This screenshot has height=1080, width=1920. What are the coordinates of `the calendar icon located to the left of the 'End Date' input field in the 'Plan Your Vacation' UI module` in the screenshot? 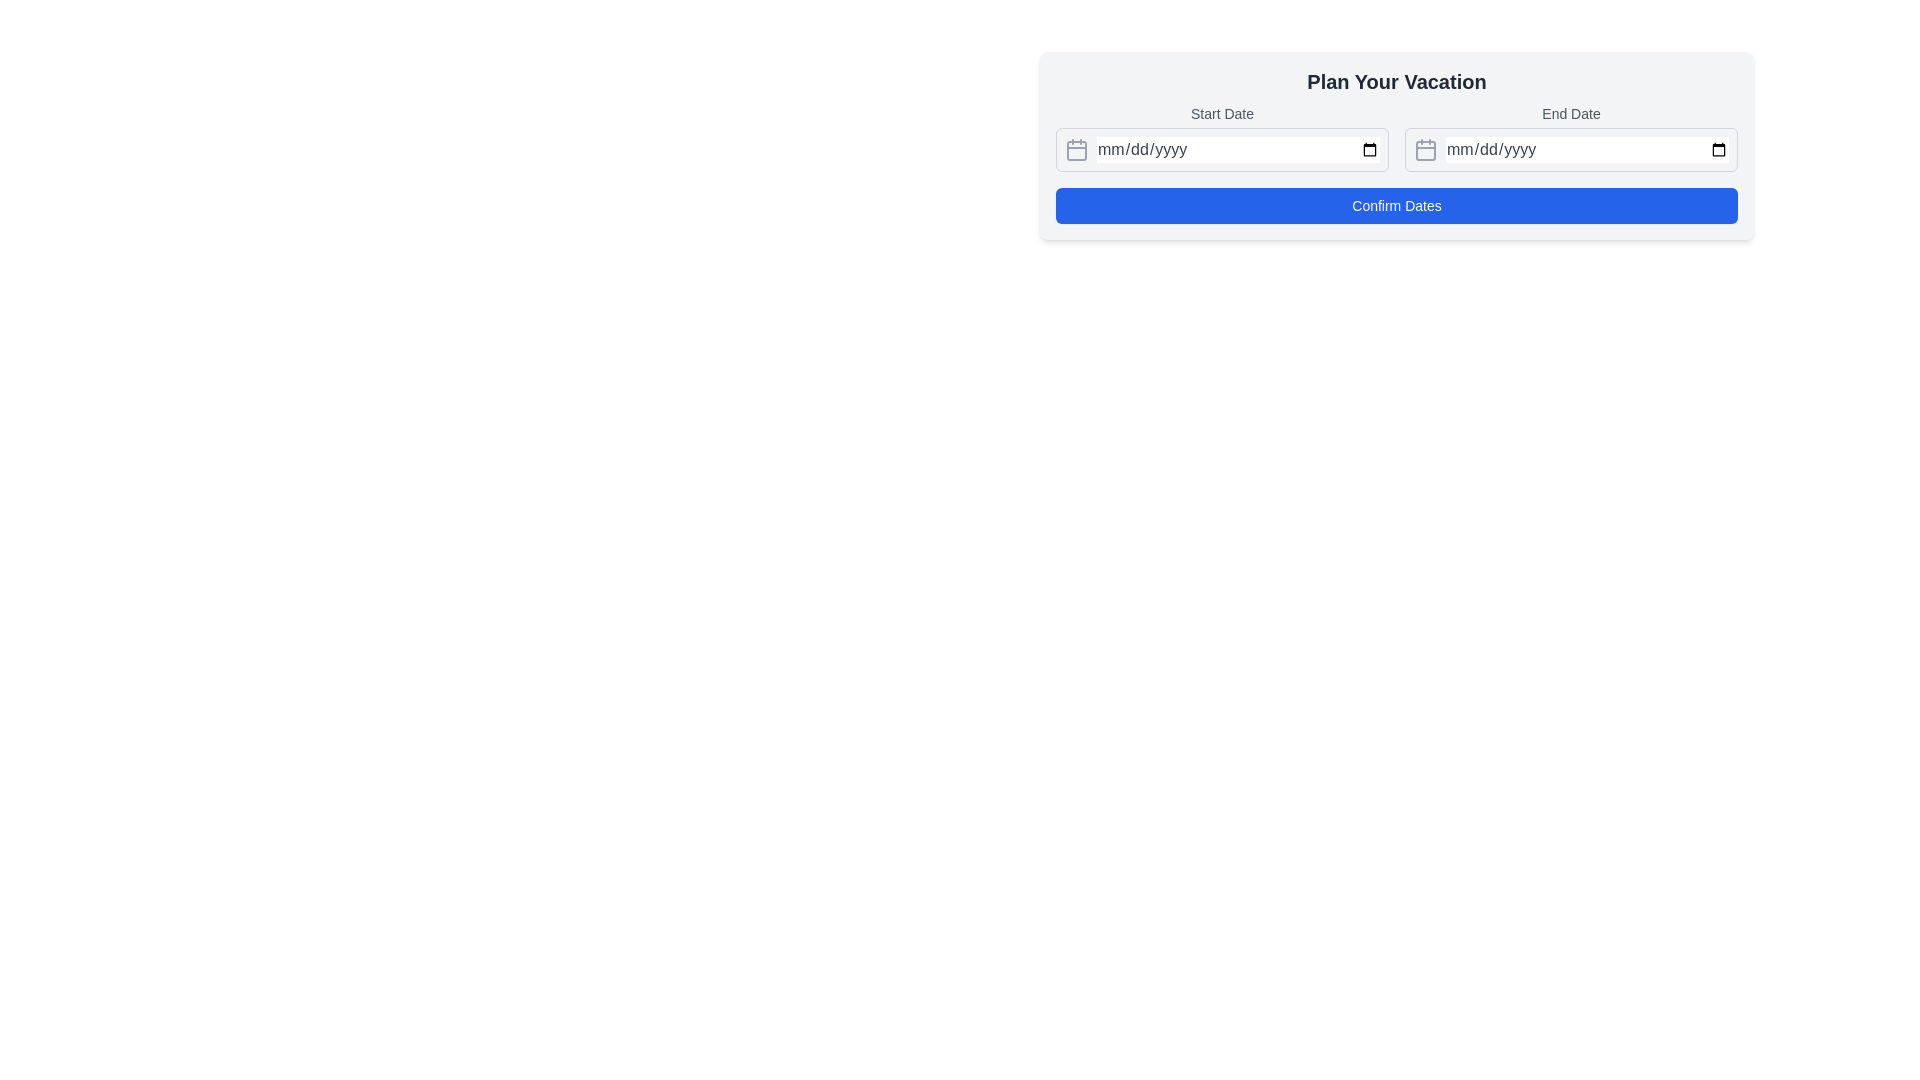 It's located at (1424, 149).